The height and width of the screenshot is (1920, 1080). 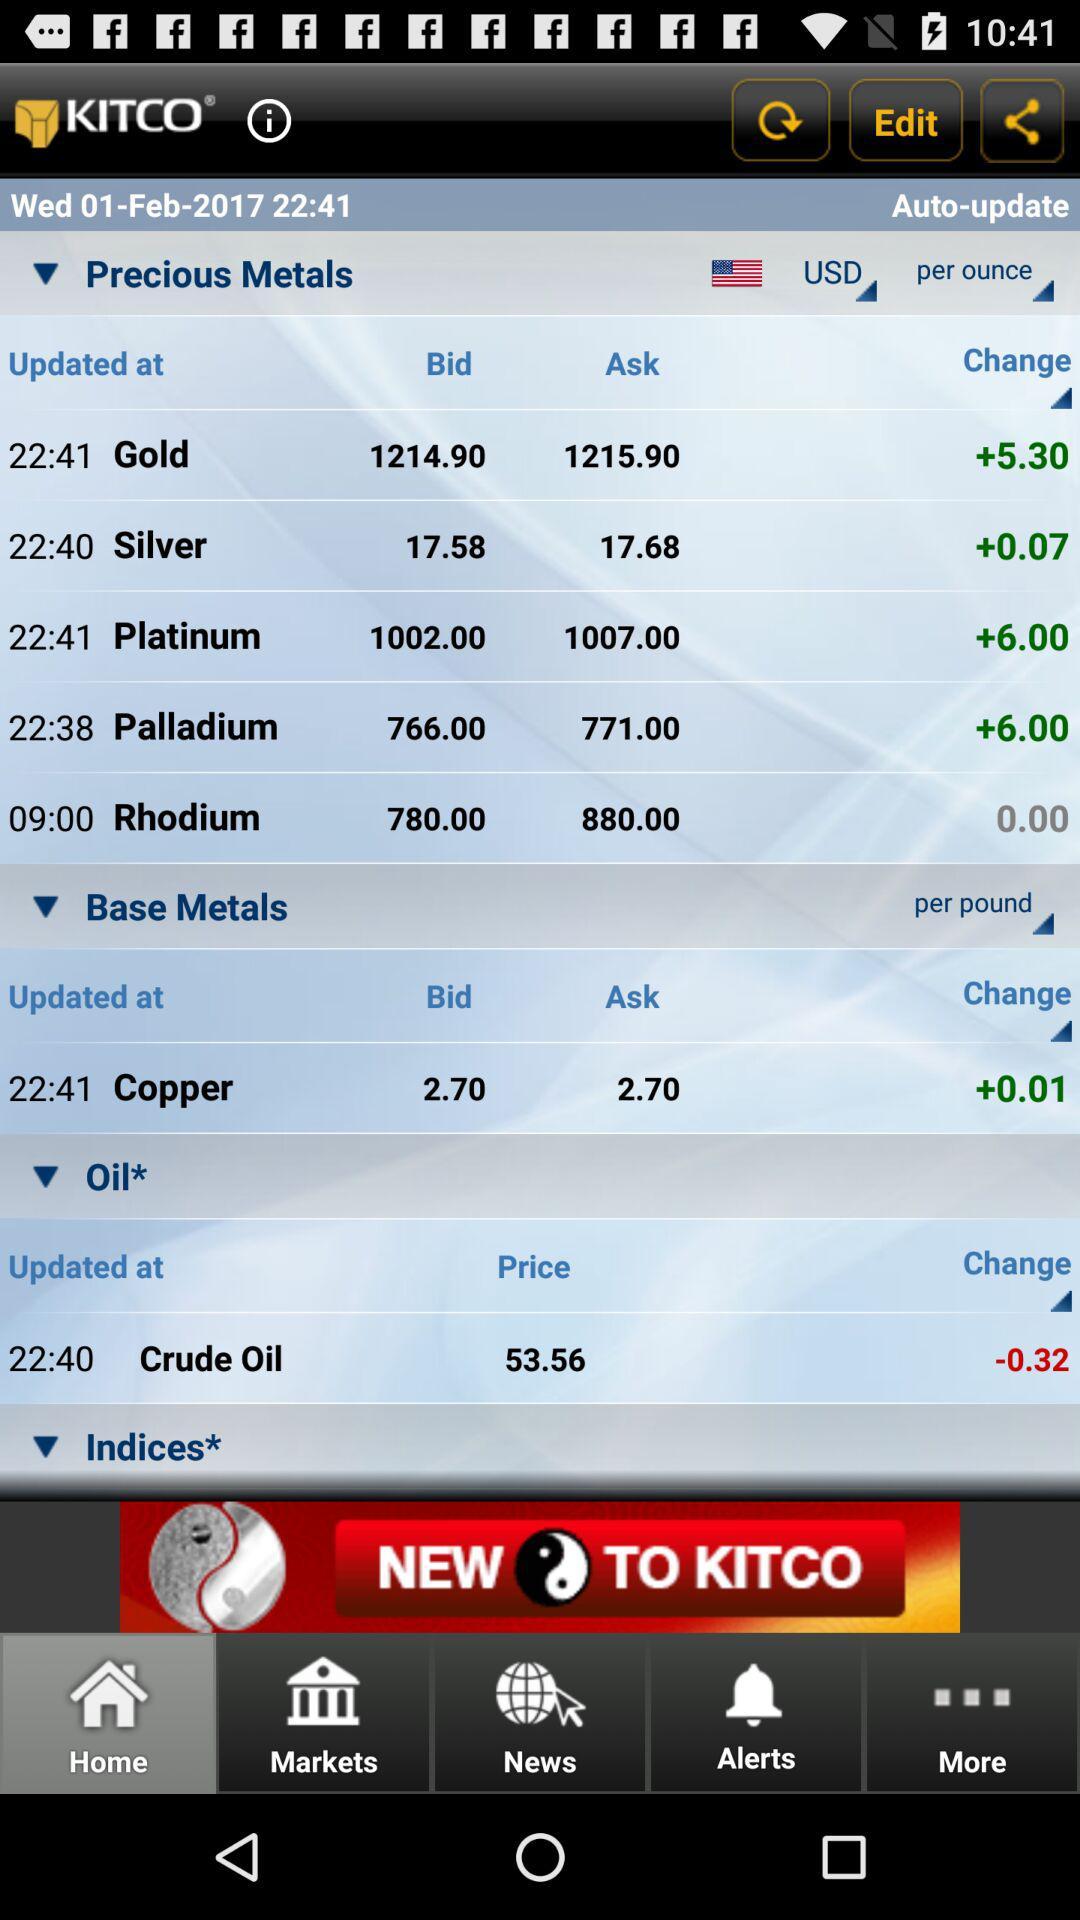 What do you see at coordinates (268, 119) in the screenshot?
I see `more information` at bounding box center [268, 119].